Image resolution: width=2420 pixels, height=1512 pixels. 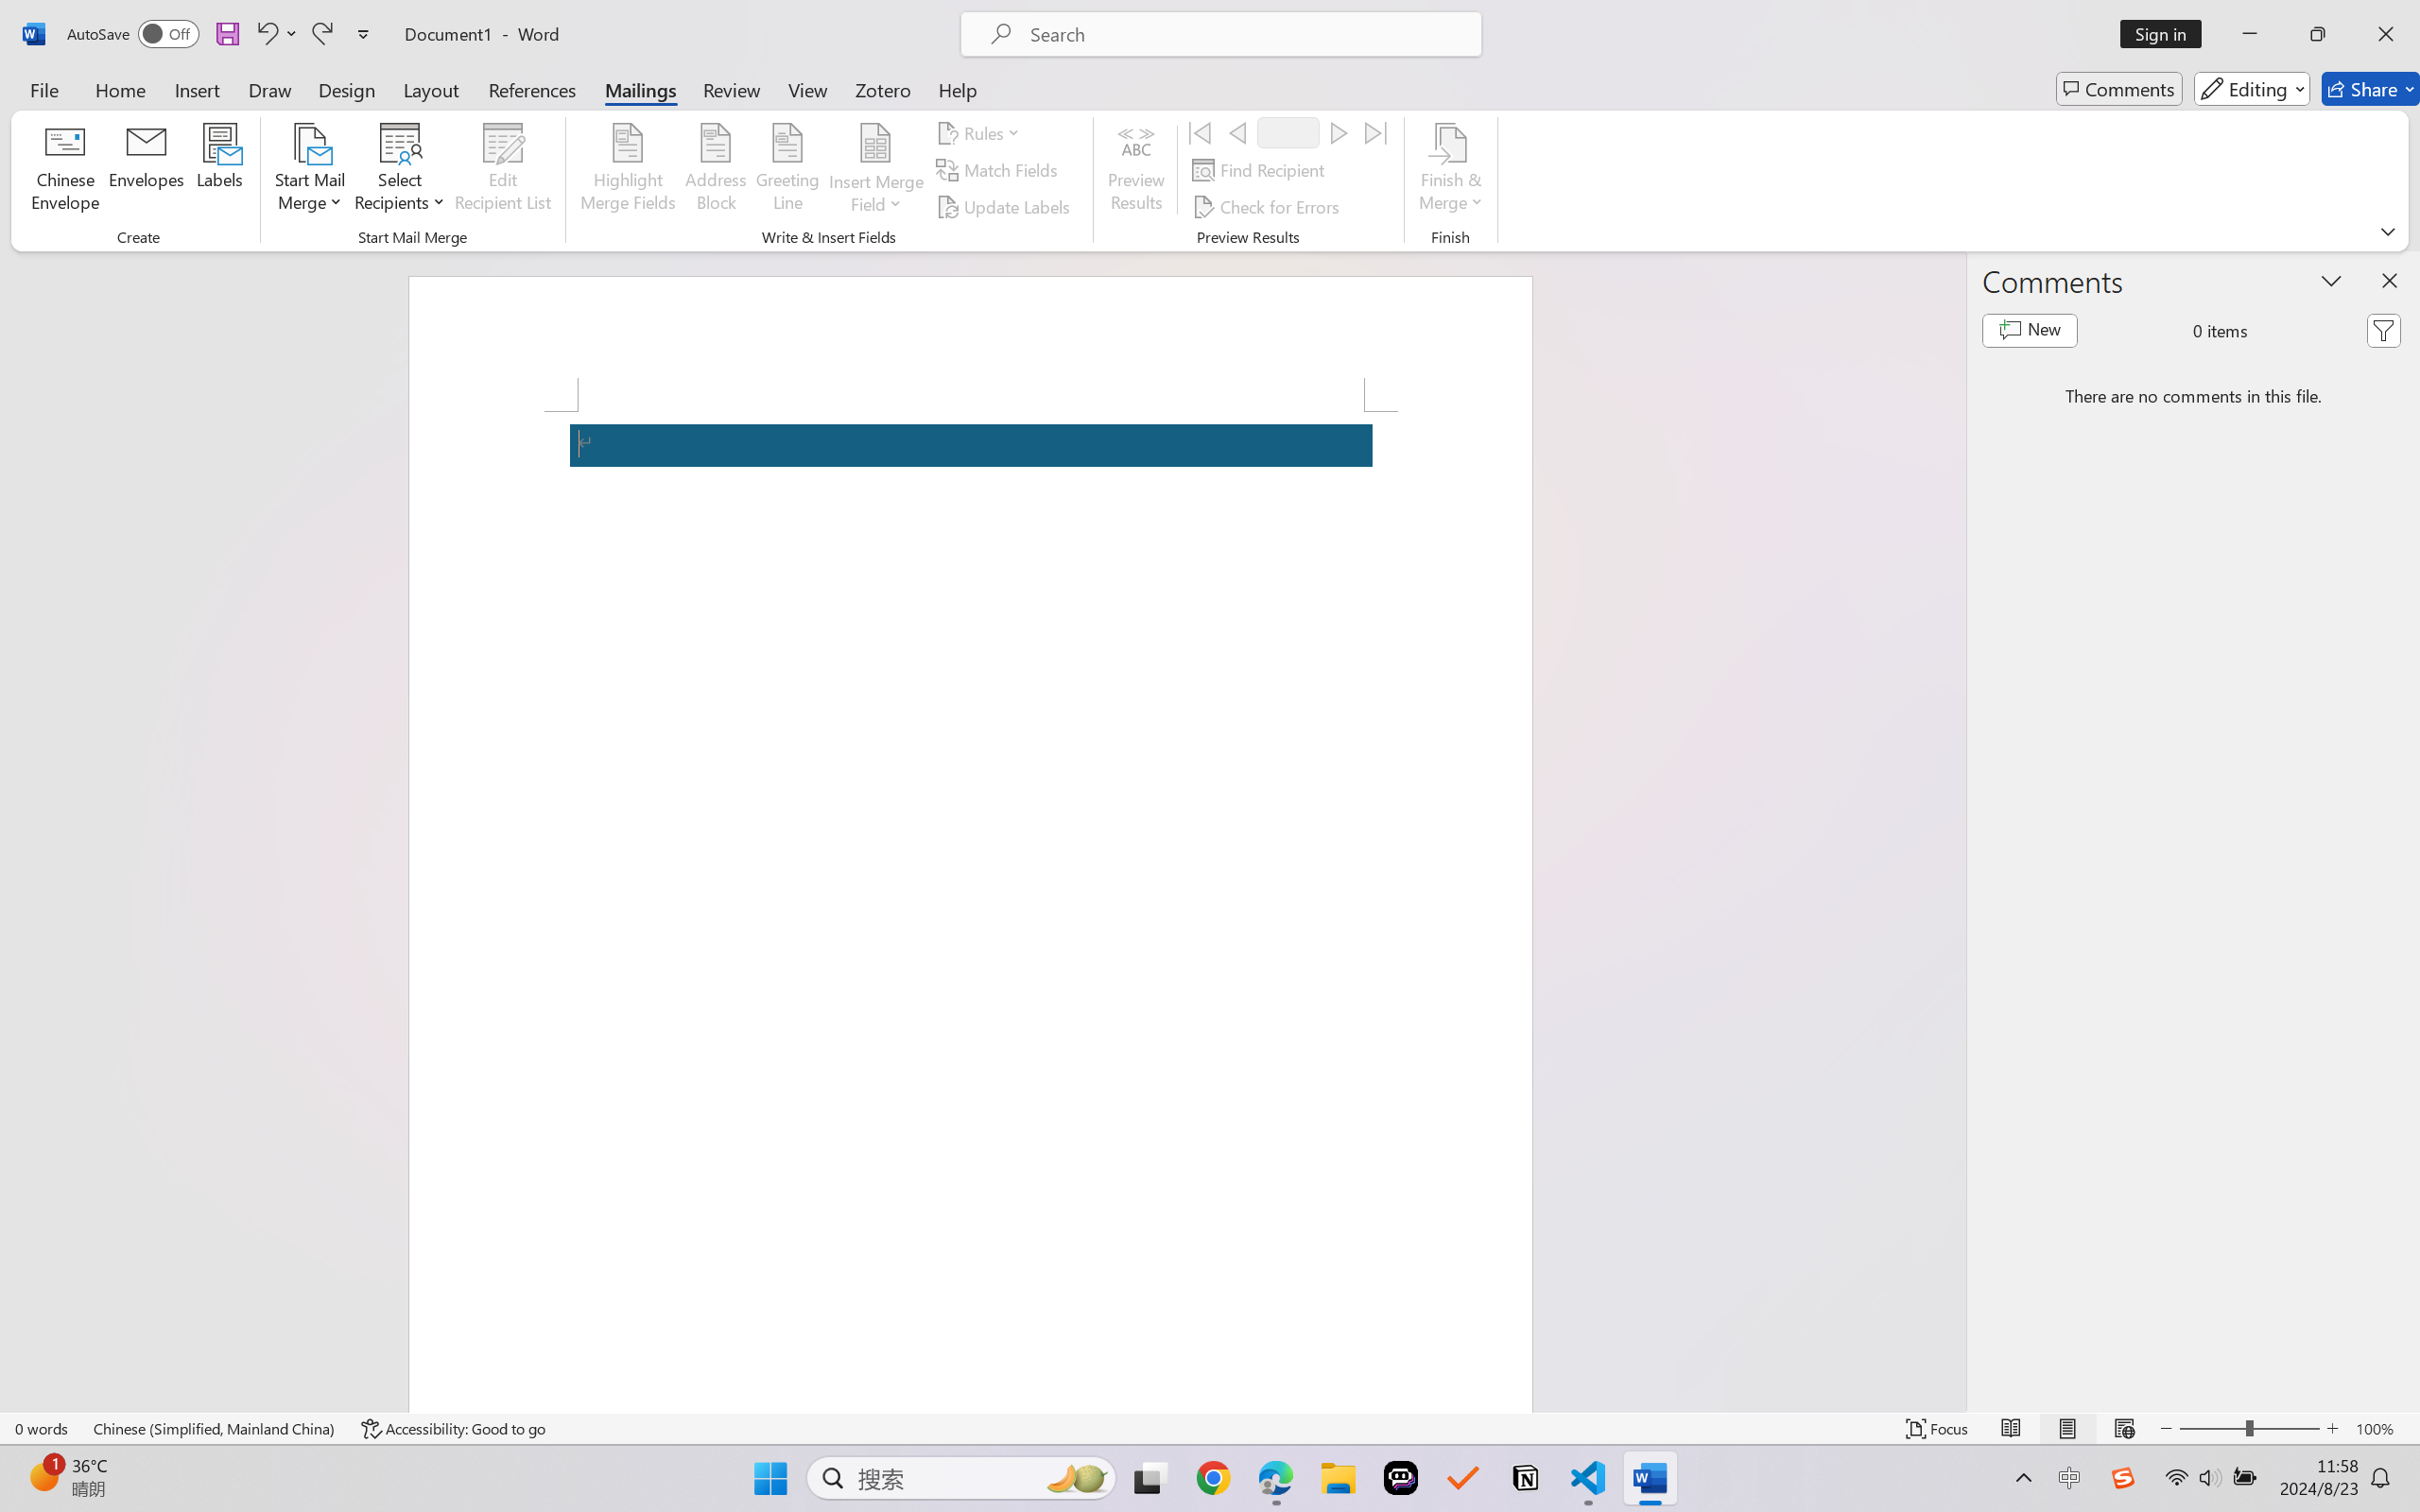 What do you see at coordinates (274, 33) in the screenshot?
I see `'Undo Apply Quick Style Set'` at bounding box center [274, 33].